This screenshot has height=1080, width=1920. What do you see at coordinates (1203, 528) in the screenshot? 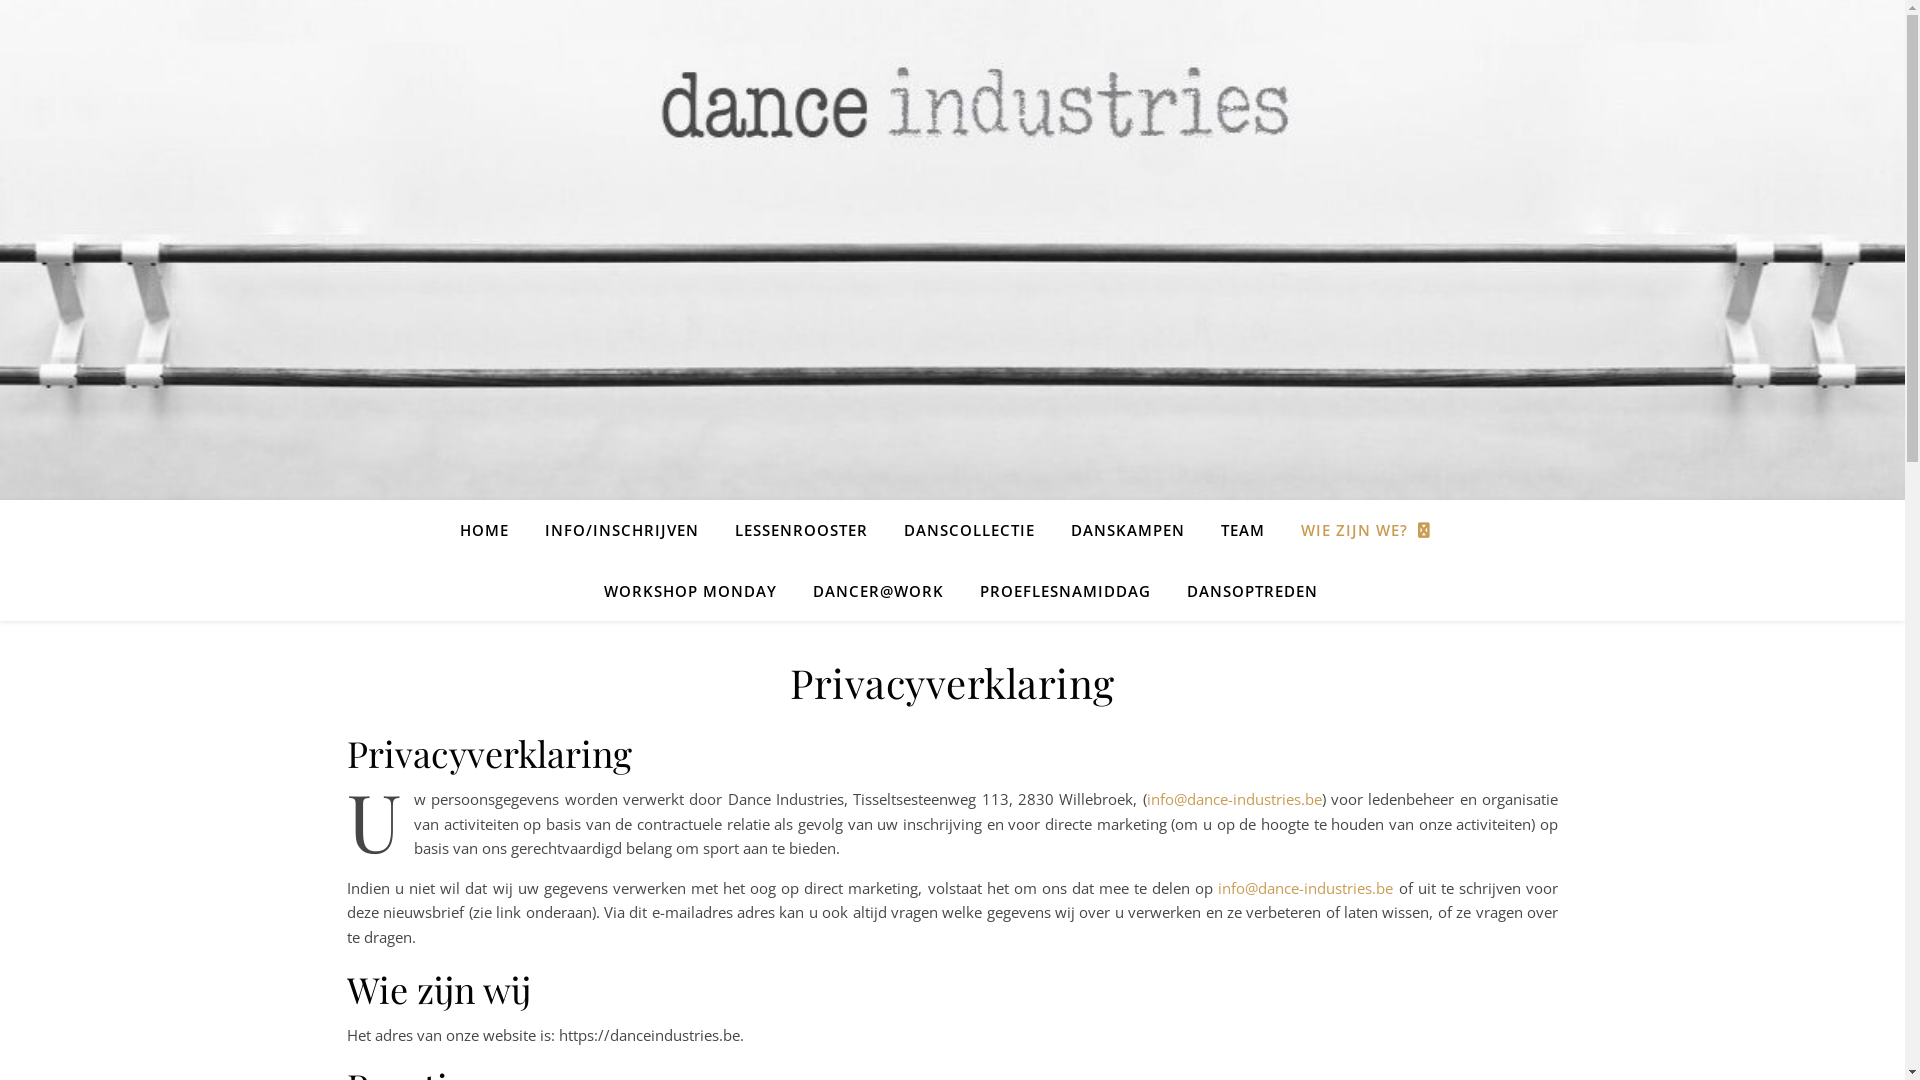
I see `'TEAM'` at bounding box center [1203, 528].